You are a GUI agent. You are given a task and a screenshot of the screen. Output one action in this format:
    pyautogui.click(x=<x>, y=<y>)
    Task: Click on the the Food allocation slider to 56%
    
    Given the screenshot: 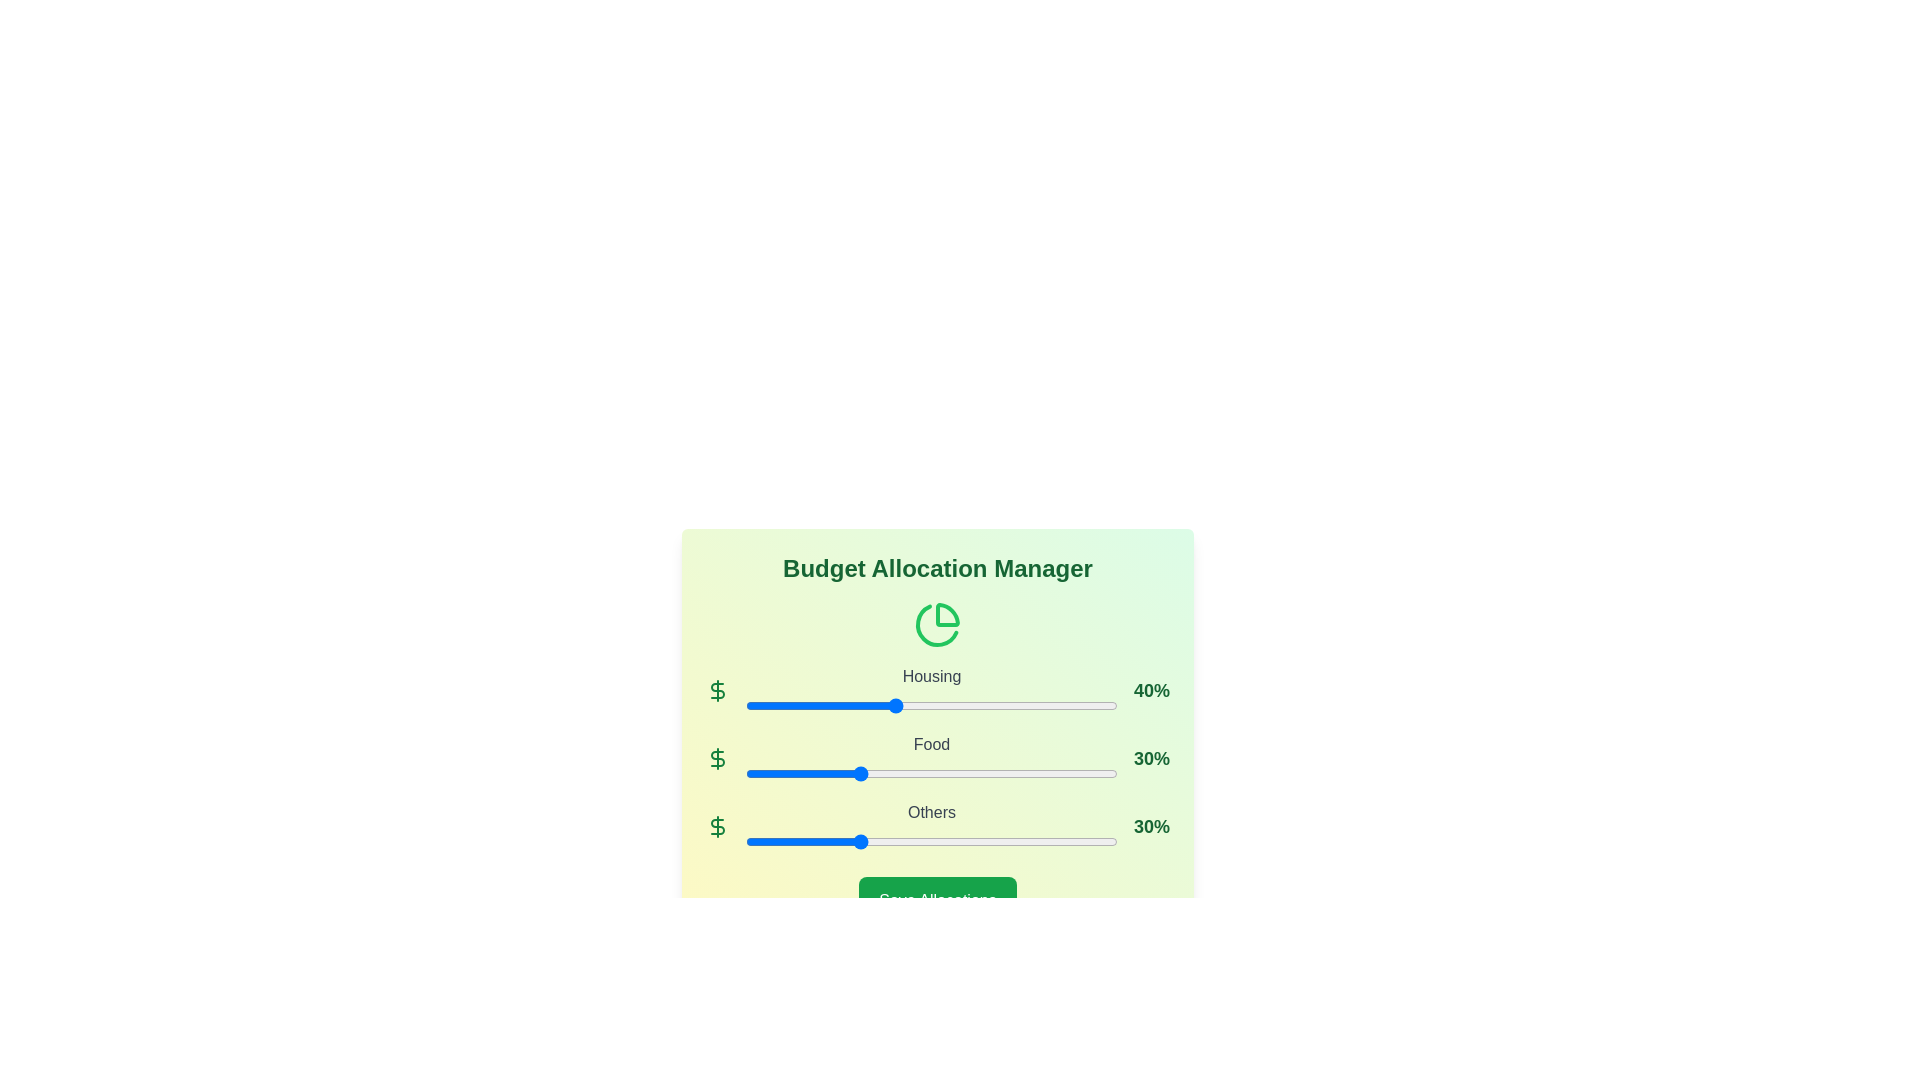 What is the action you would take?
    pyautogui.click(x=953, y=773)
    